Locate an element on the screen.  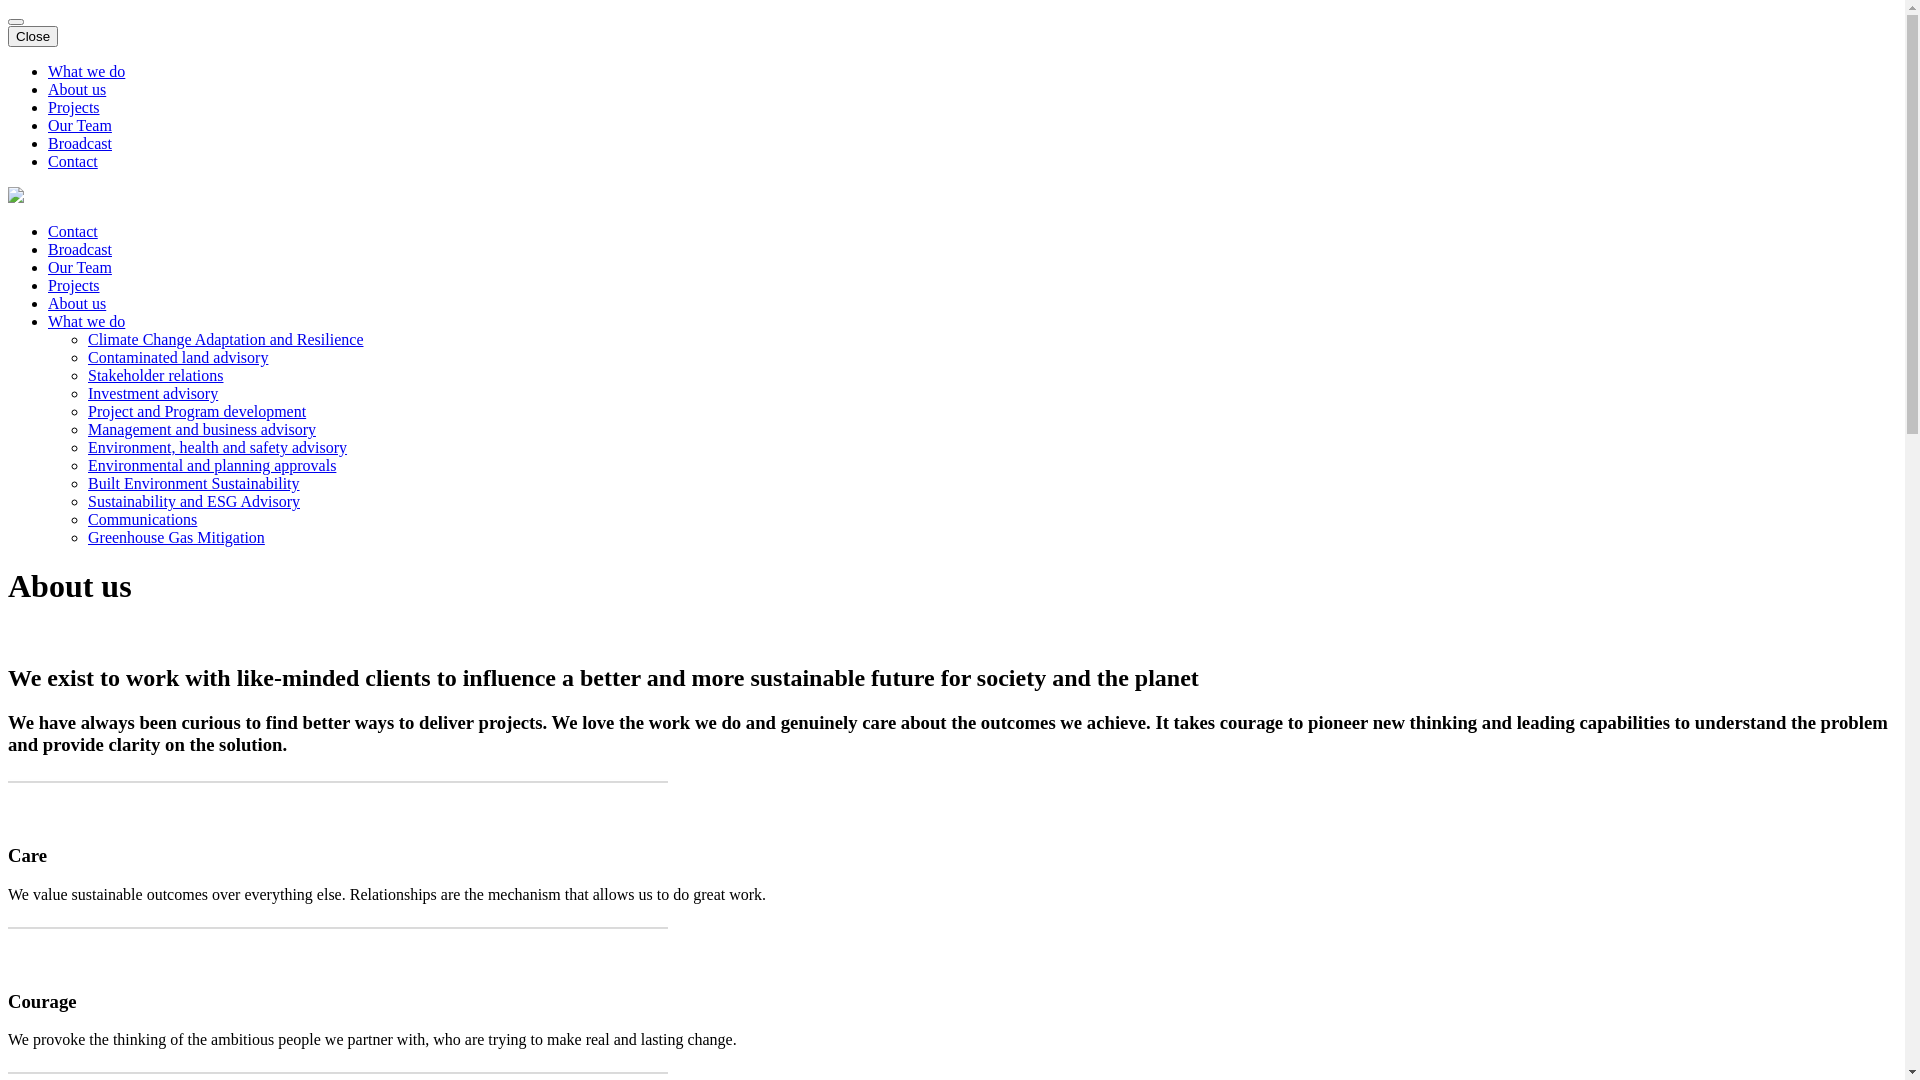
'Communications' is located at coordinates (141, 518).